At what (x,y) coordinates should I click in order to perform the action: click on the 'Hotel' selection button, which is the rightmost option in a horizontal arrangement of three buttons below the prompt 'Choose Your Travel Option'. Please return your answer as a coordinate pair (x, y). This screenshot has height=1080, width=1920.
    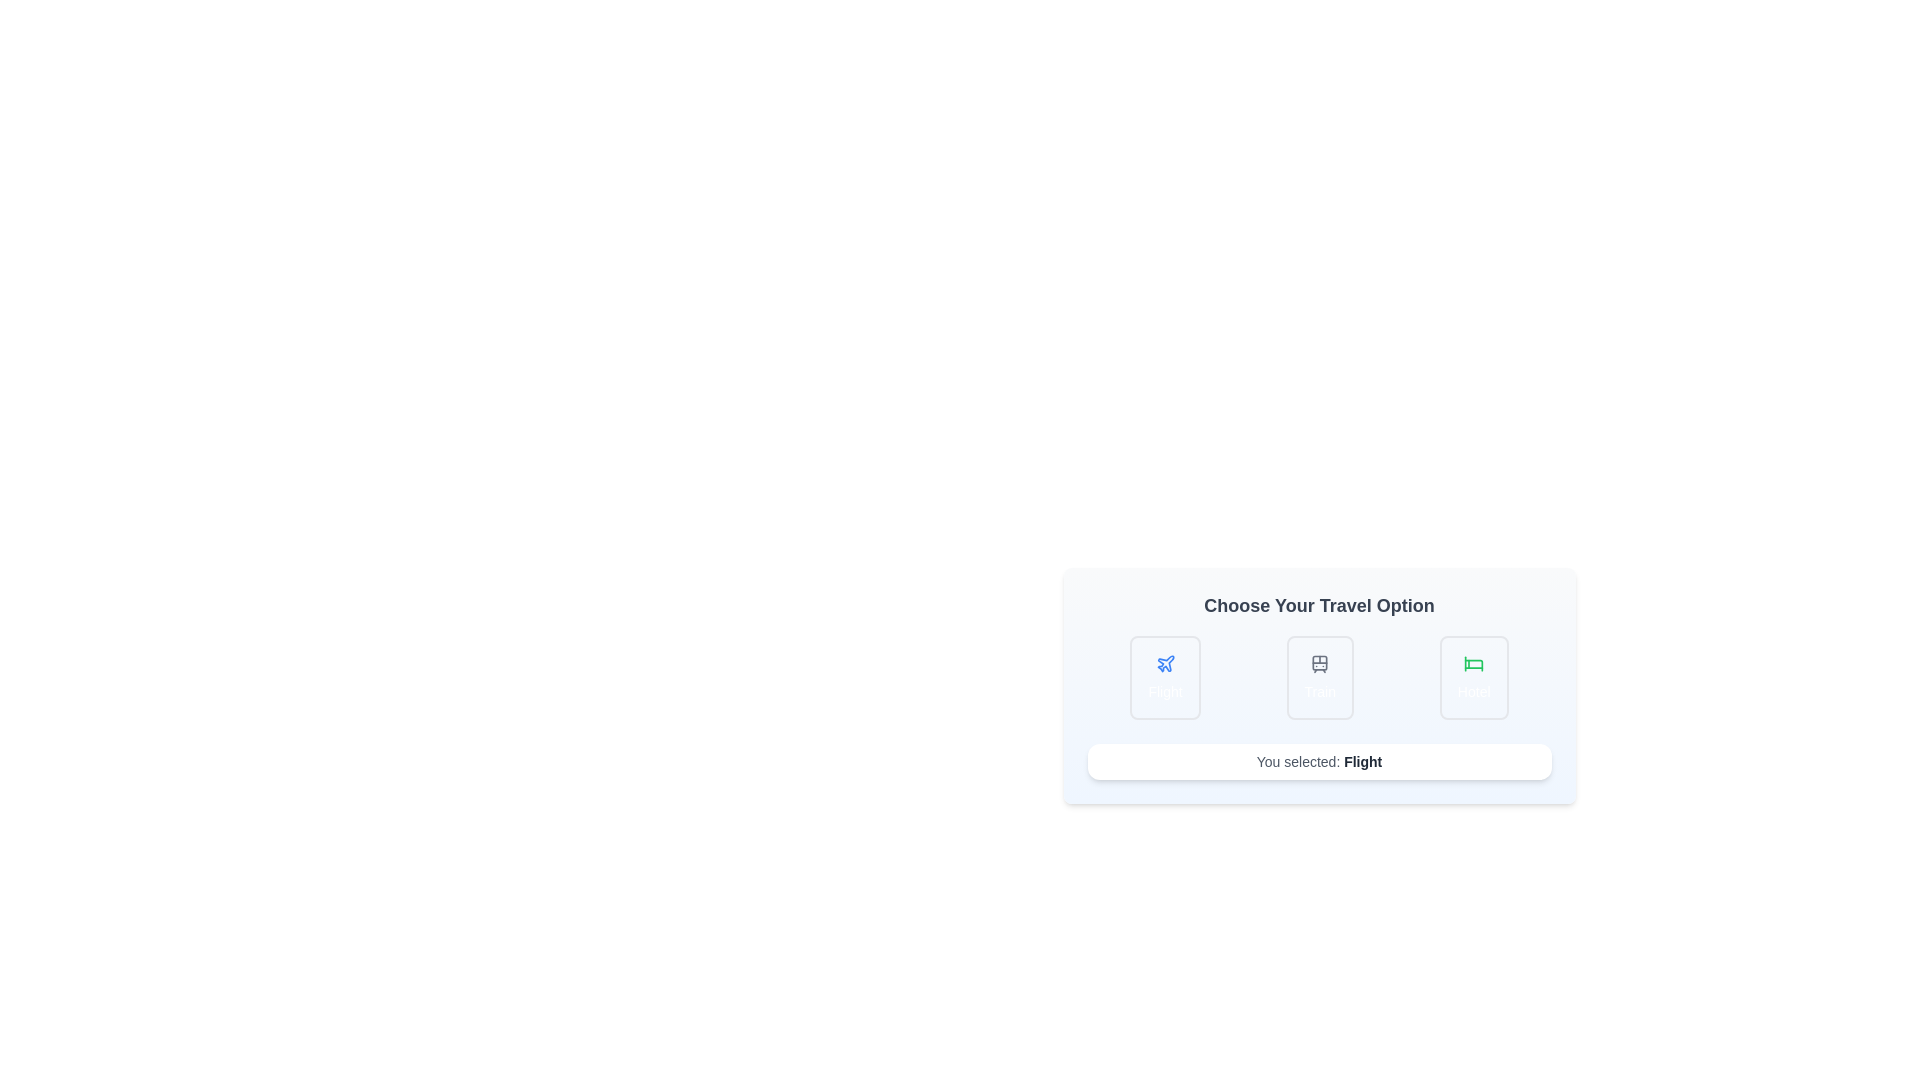
    Looking at the image, I should click on (1474, 677).